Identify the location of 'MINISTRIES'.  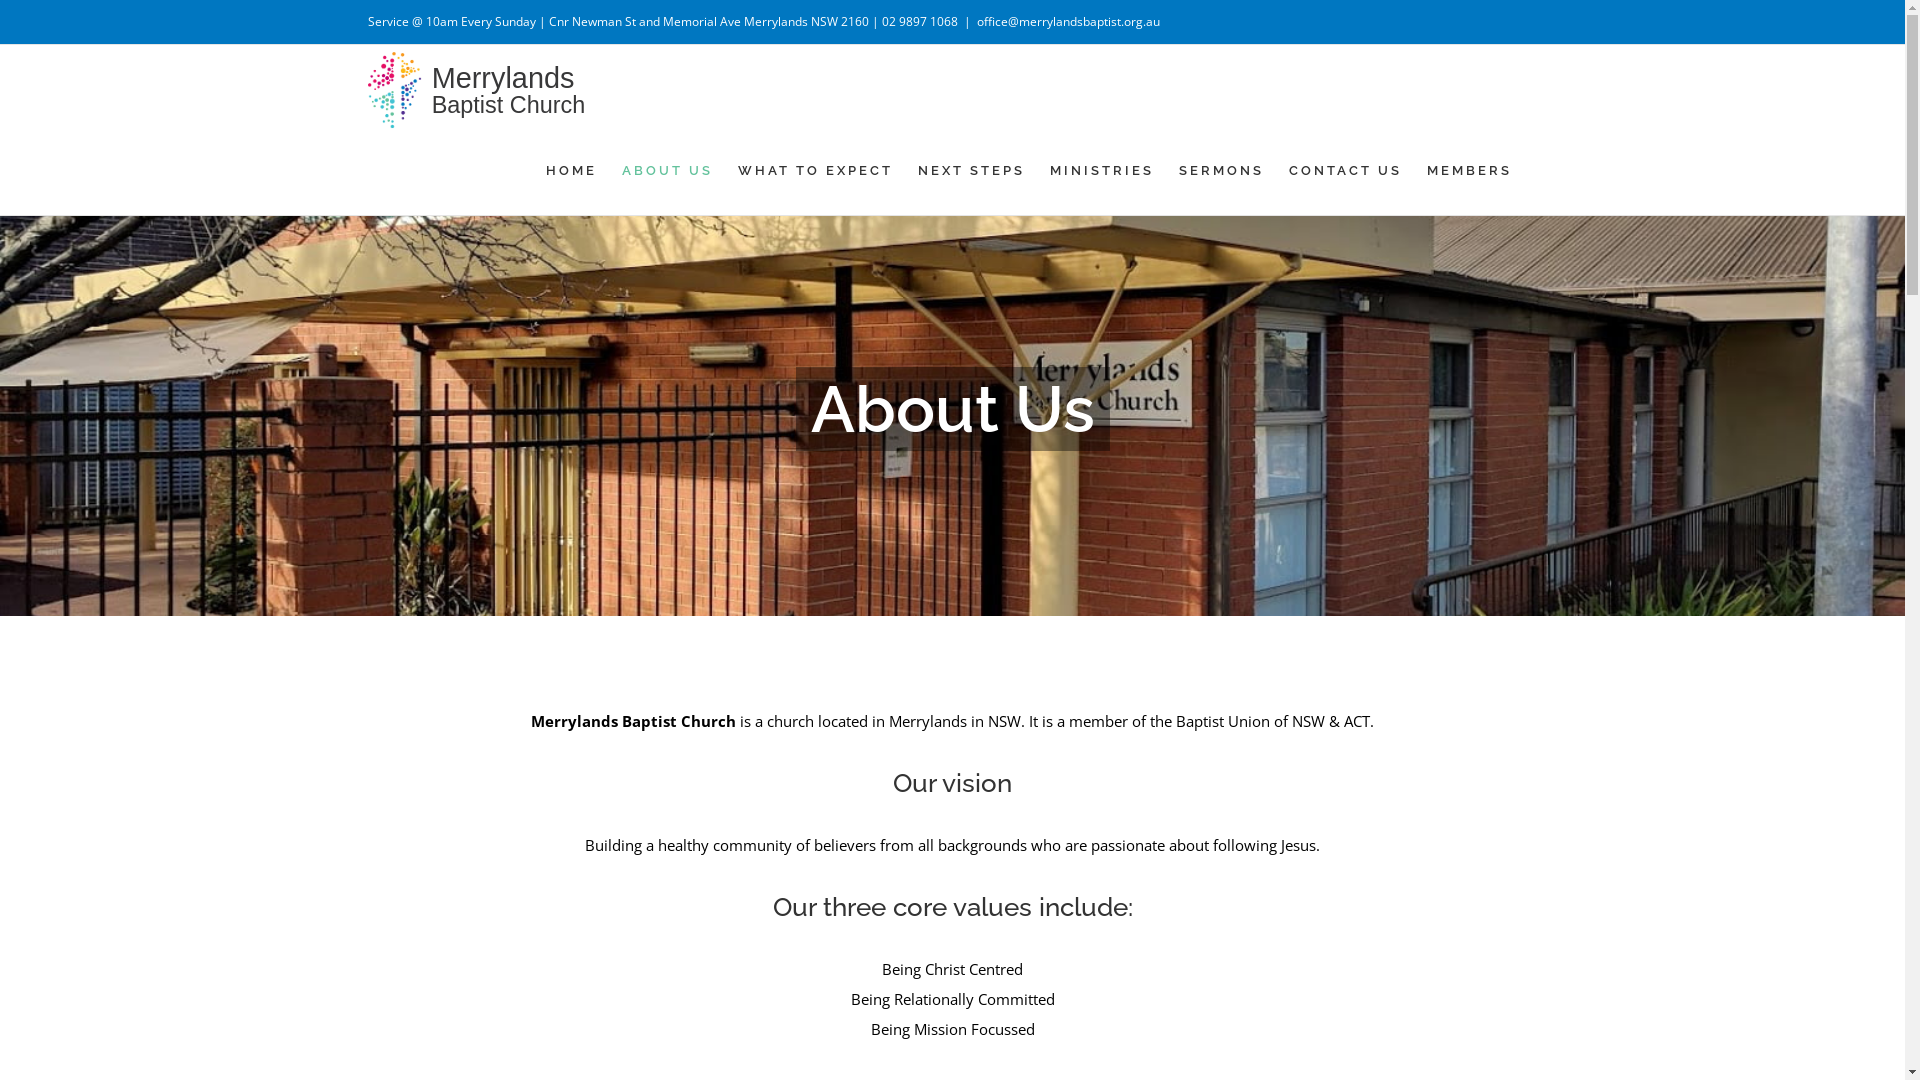
(1101, 168).